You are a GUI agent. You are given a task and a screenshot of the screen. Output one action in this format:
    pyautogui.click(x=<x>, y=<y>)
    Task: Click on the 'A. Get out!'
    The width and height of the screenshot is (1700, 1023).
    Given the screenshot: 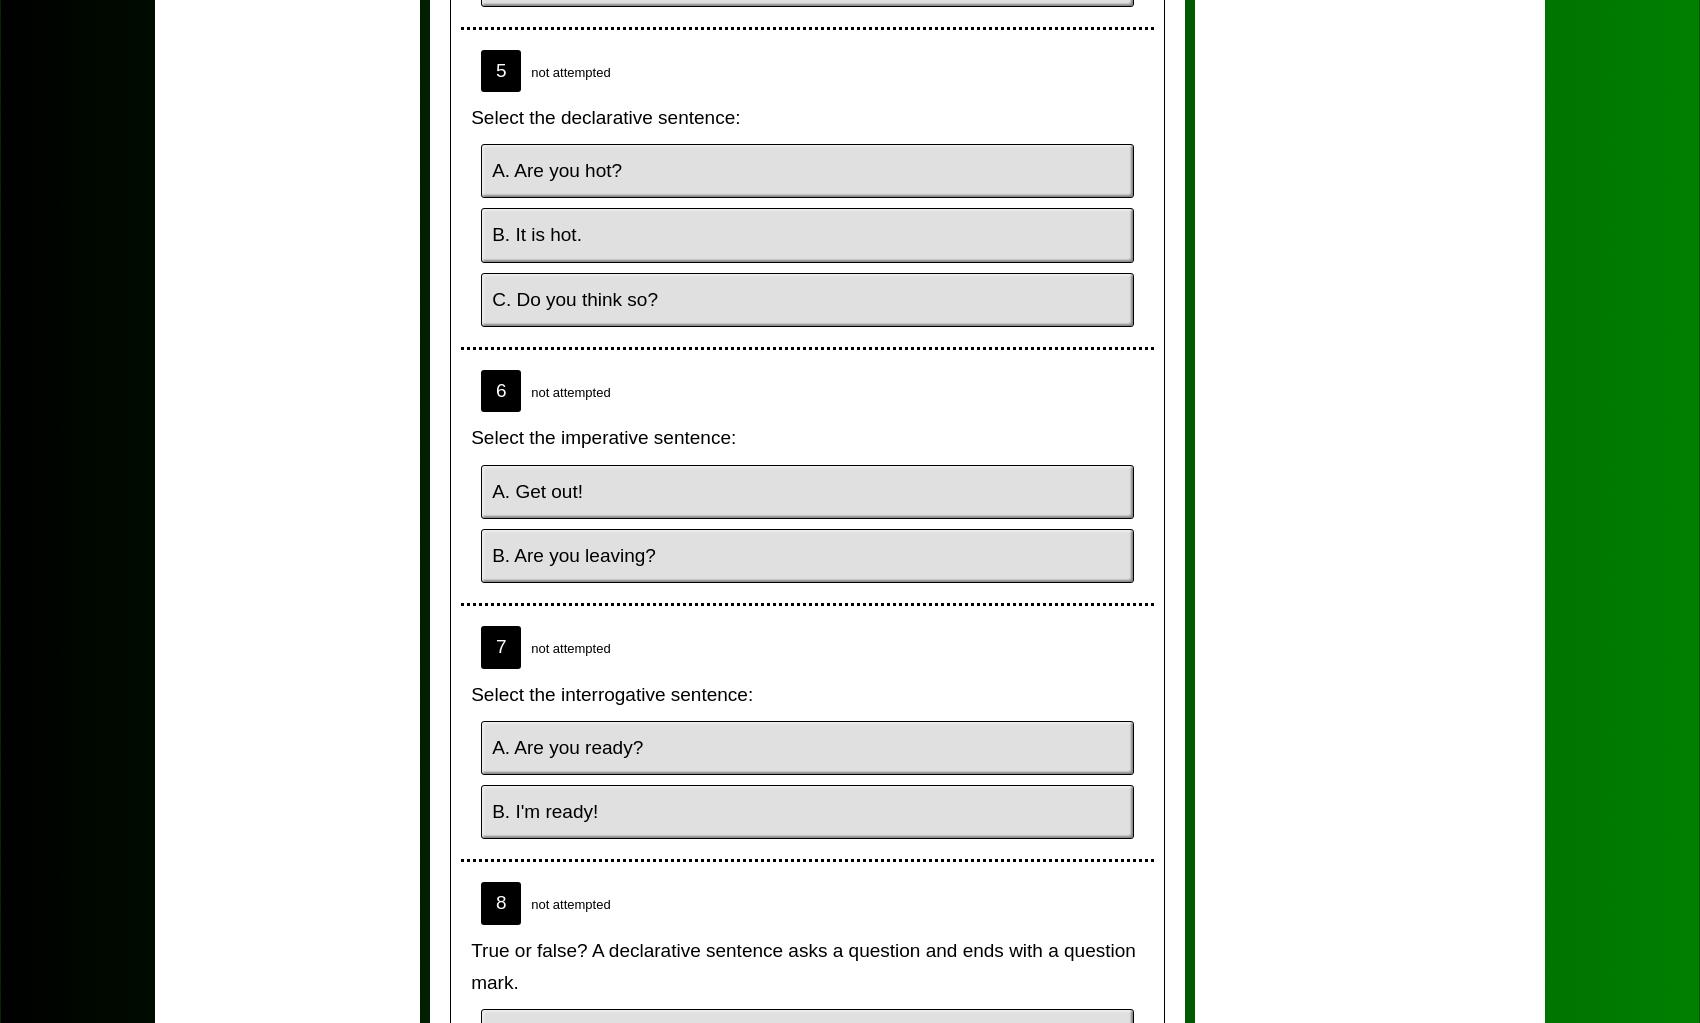 What is the action you would take?
    pyautogui.click(x=491, y=490)
    